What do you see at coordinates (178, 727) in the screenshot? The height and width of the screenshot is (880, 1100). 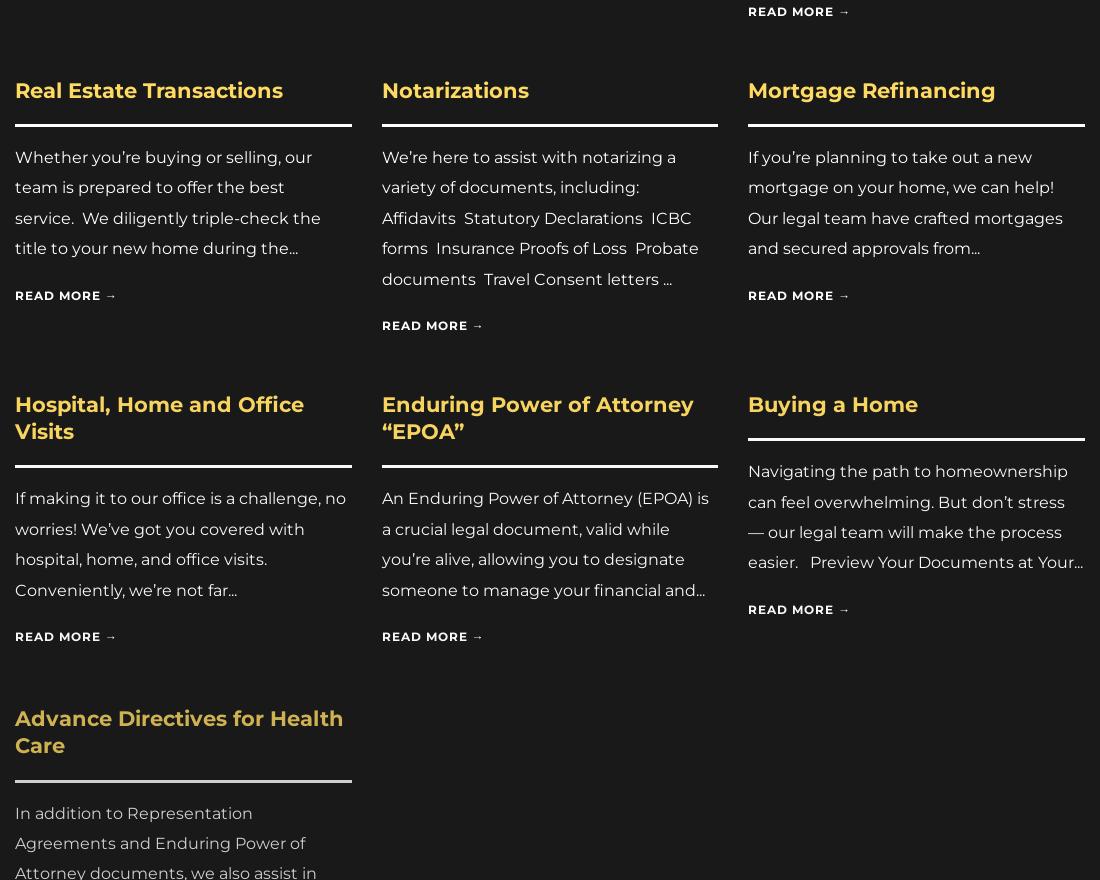 I see `'Advance Directives for Health Care'` at bounding box center [178, 727].